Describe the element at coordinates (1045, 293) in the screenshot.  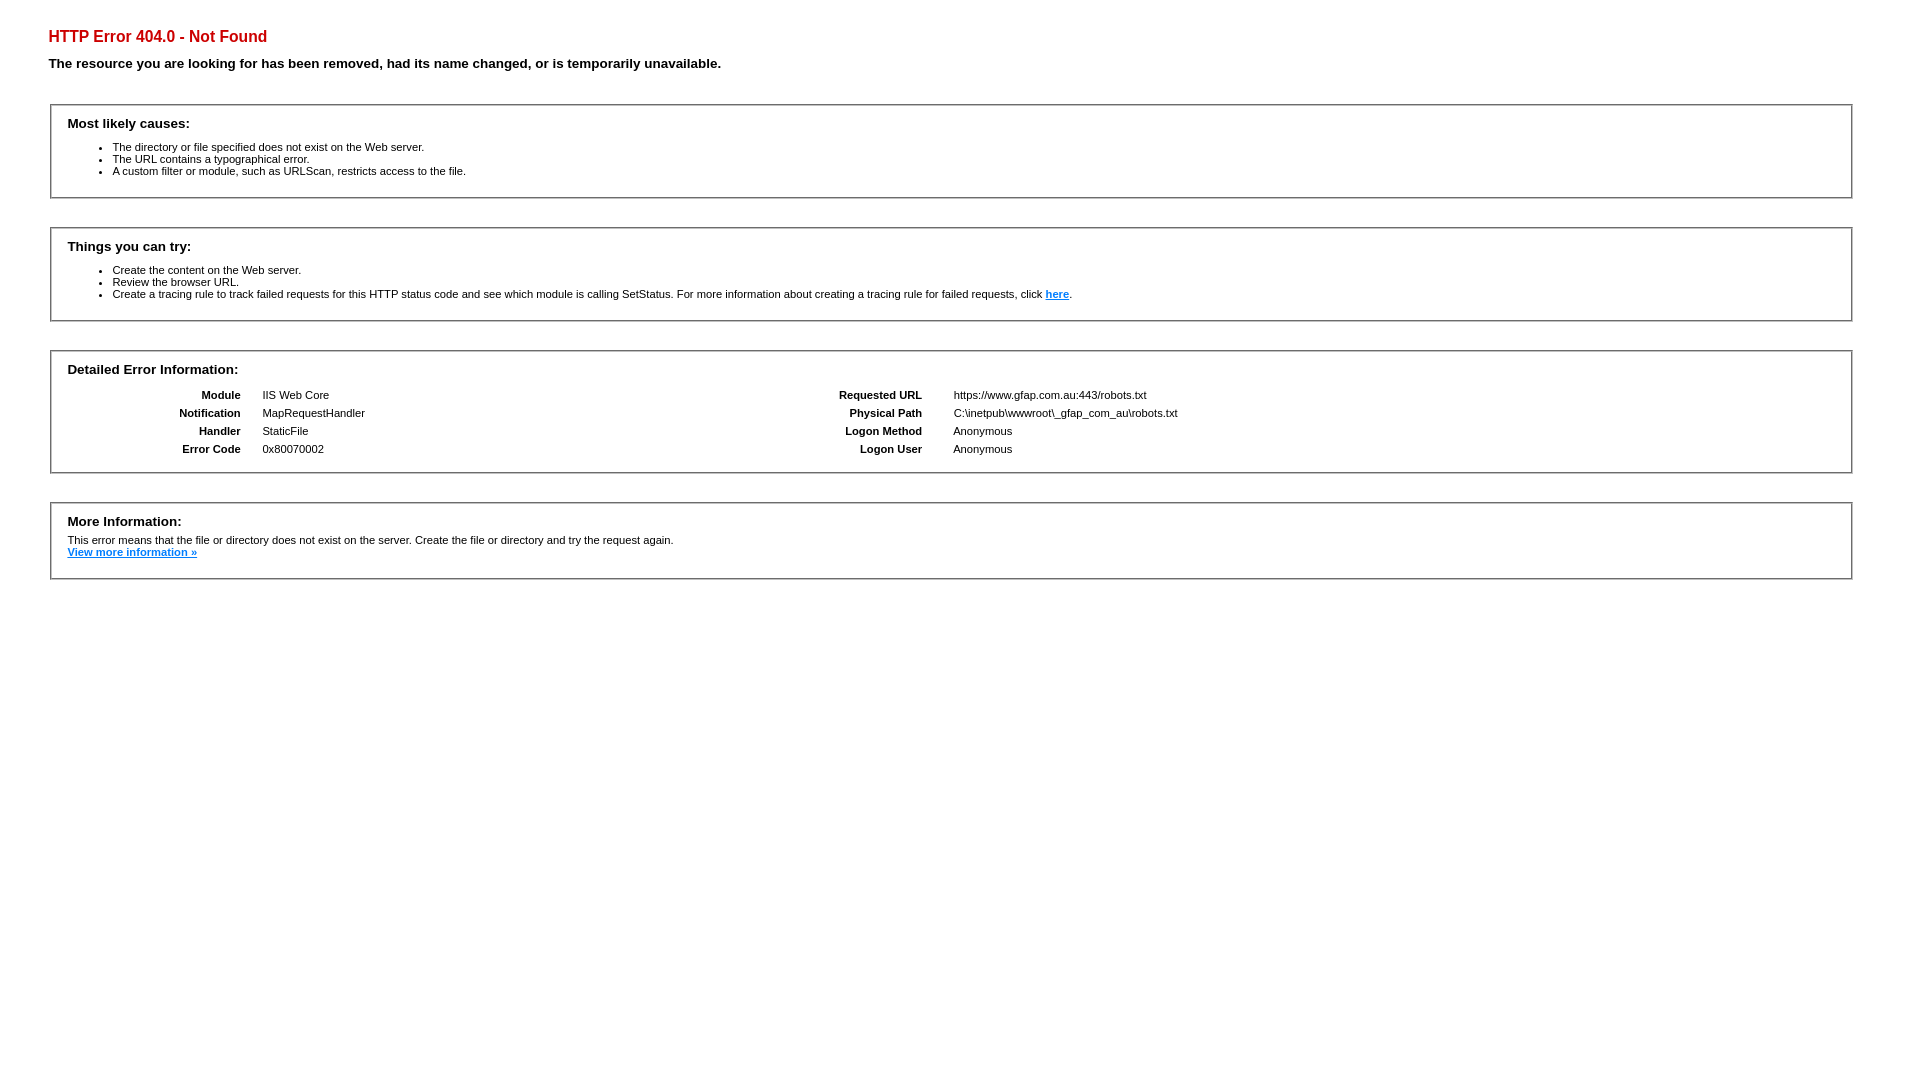
I see `'here'` at that location.